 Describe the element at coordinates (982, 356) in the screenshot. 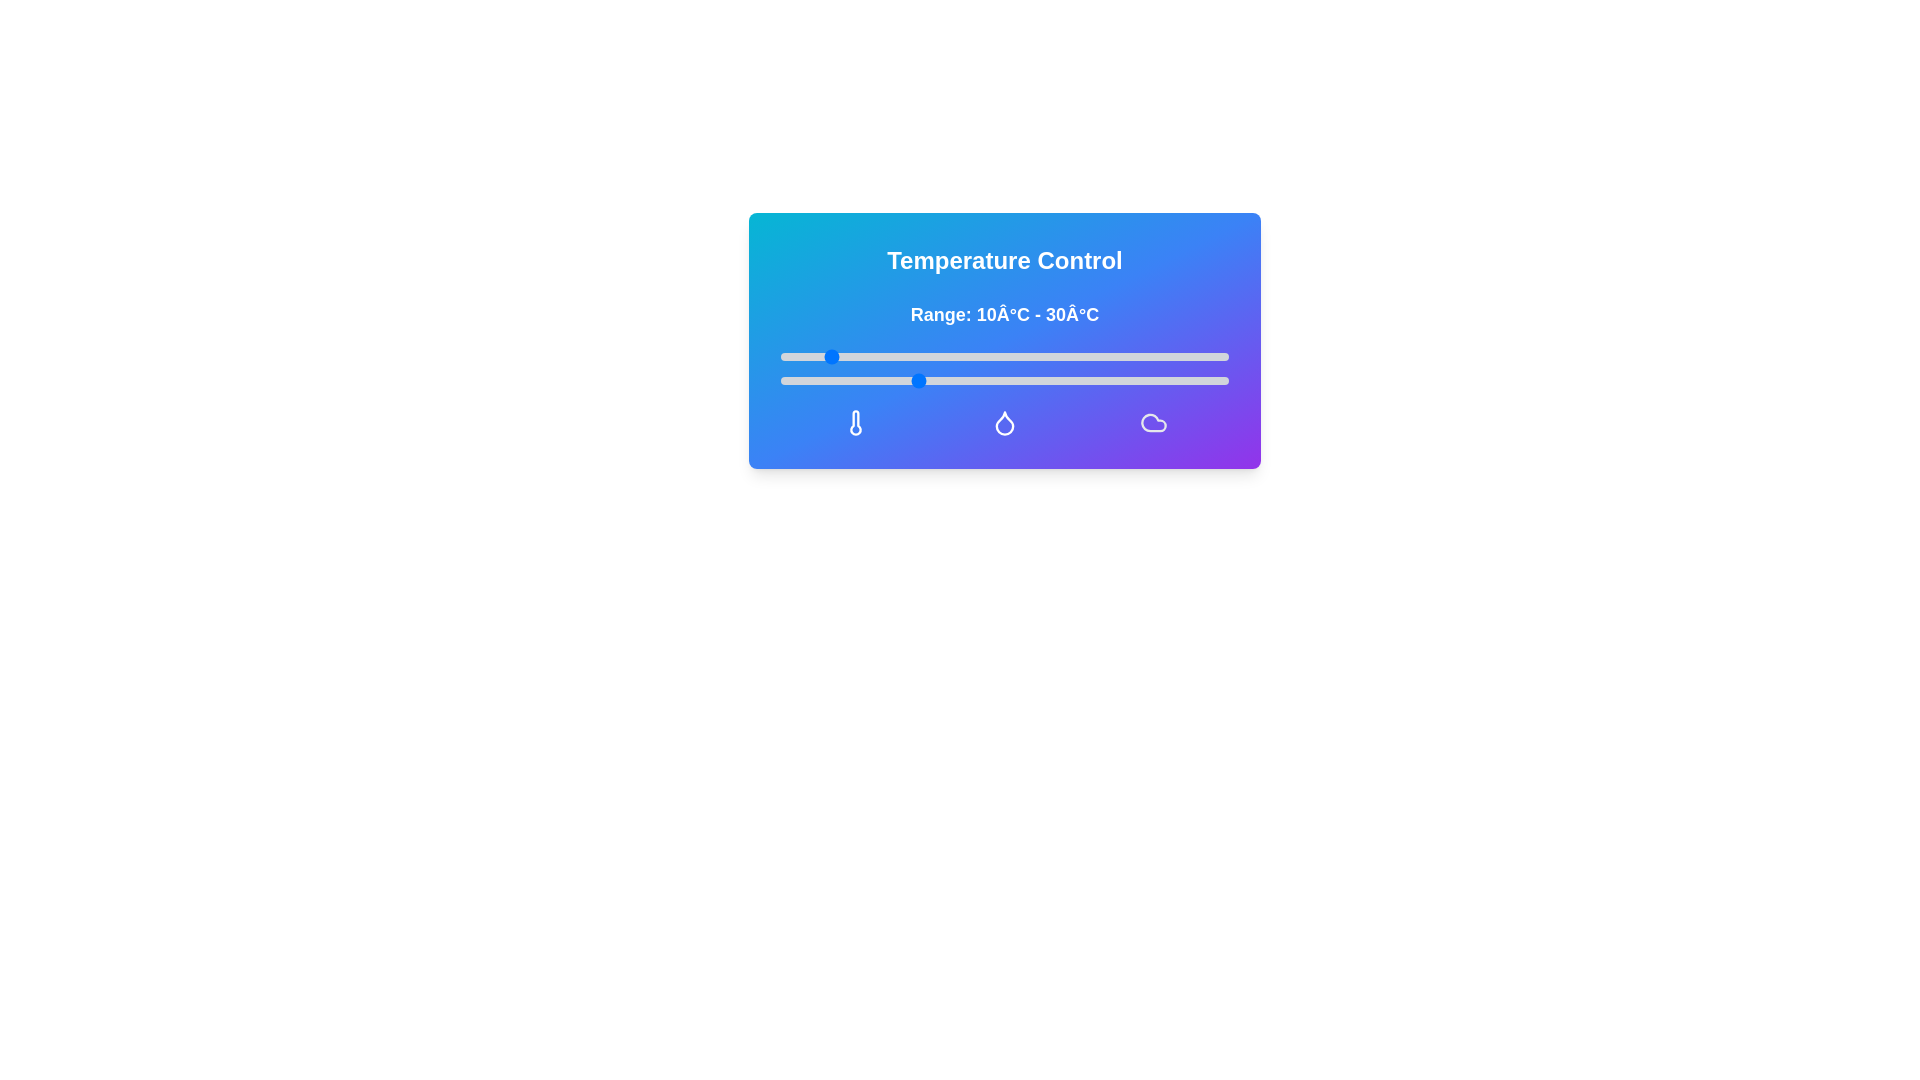

I see `the temperature` at that location.